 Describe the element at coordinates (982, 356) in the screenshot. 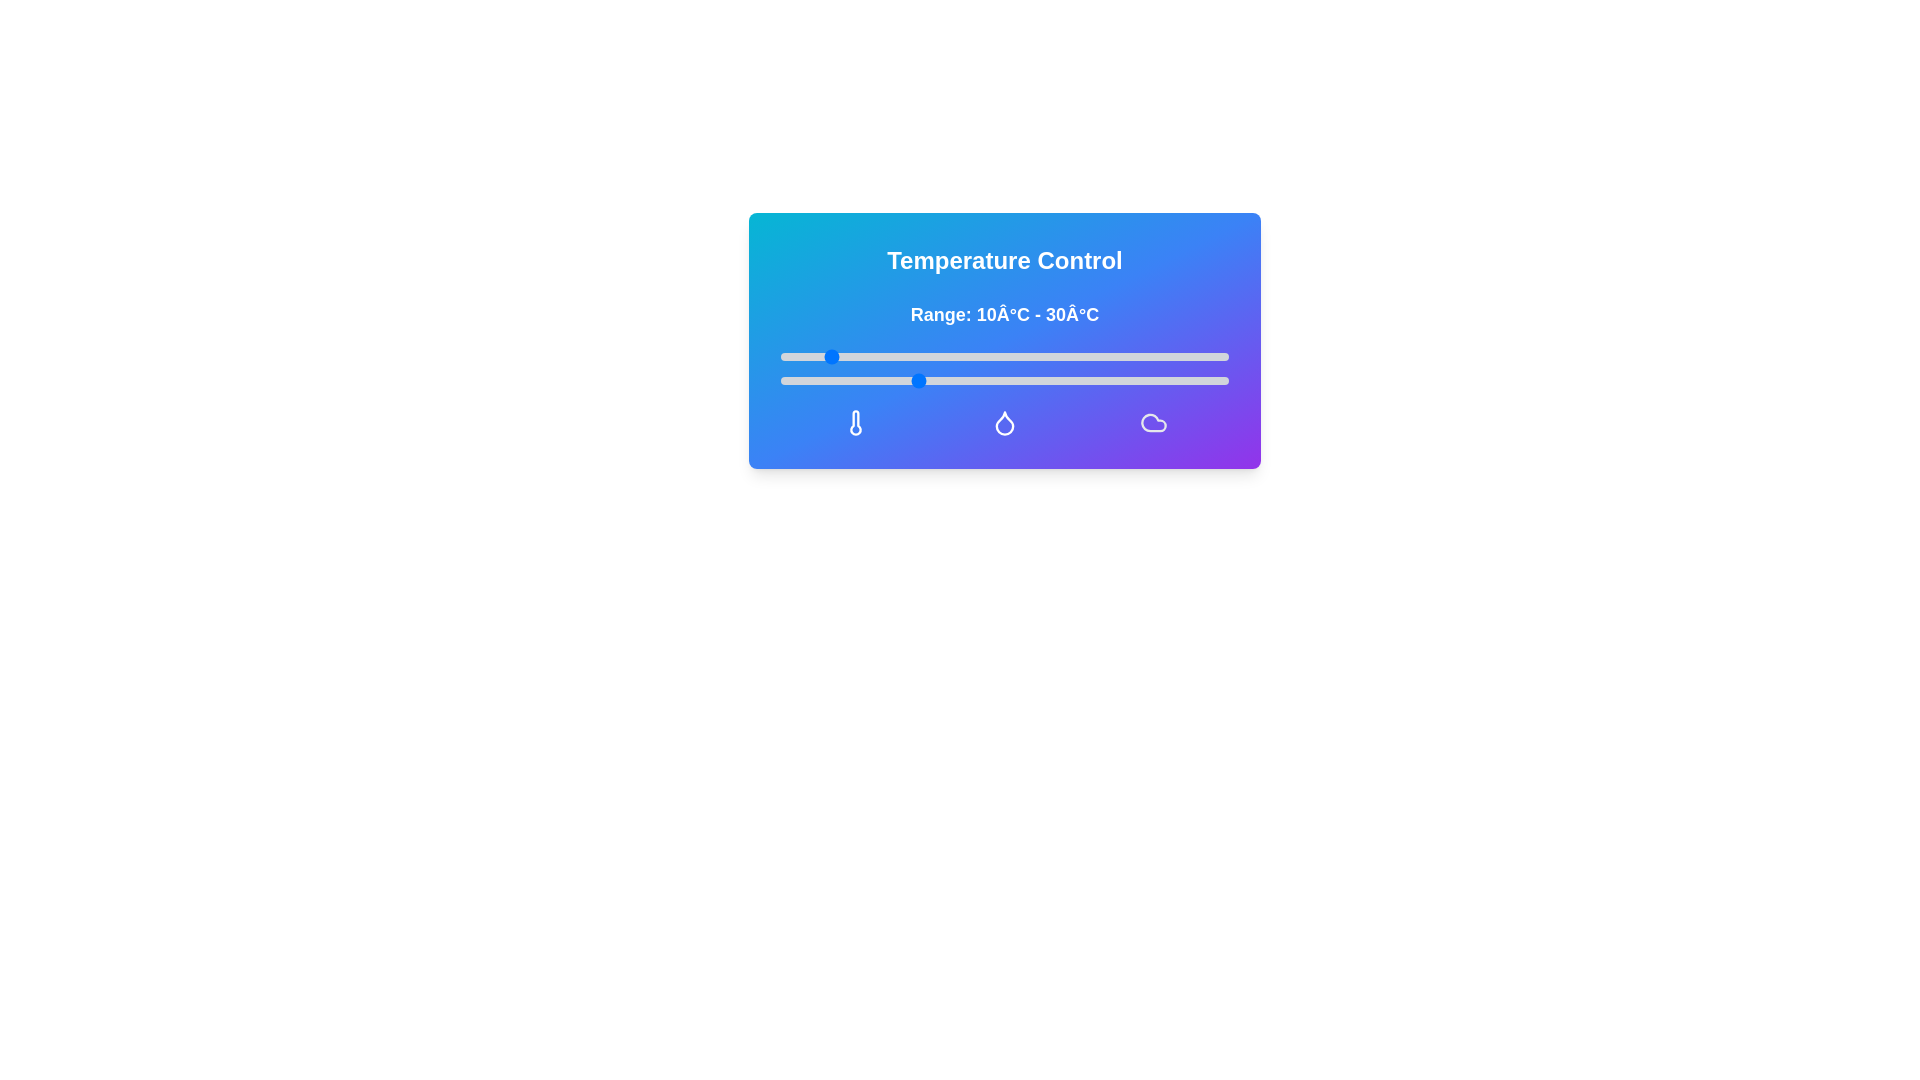

I see `the temperature` at that location.